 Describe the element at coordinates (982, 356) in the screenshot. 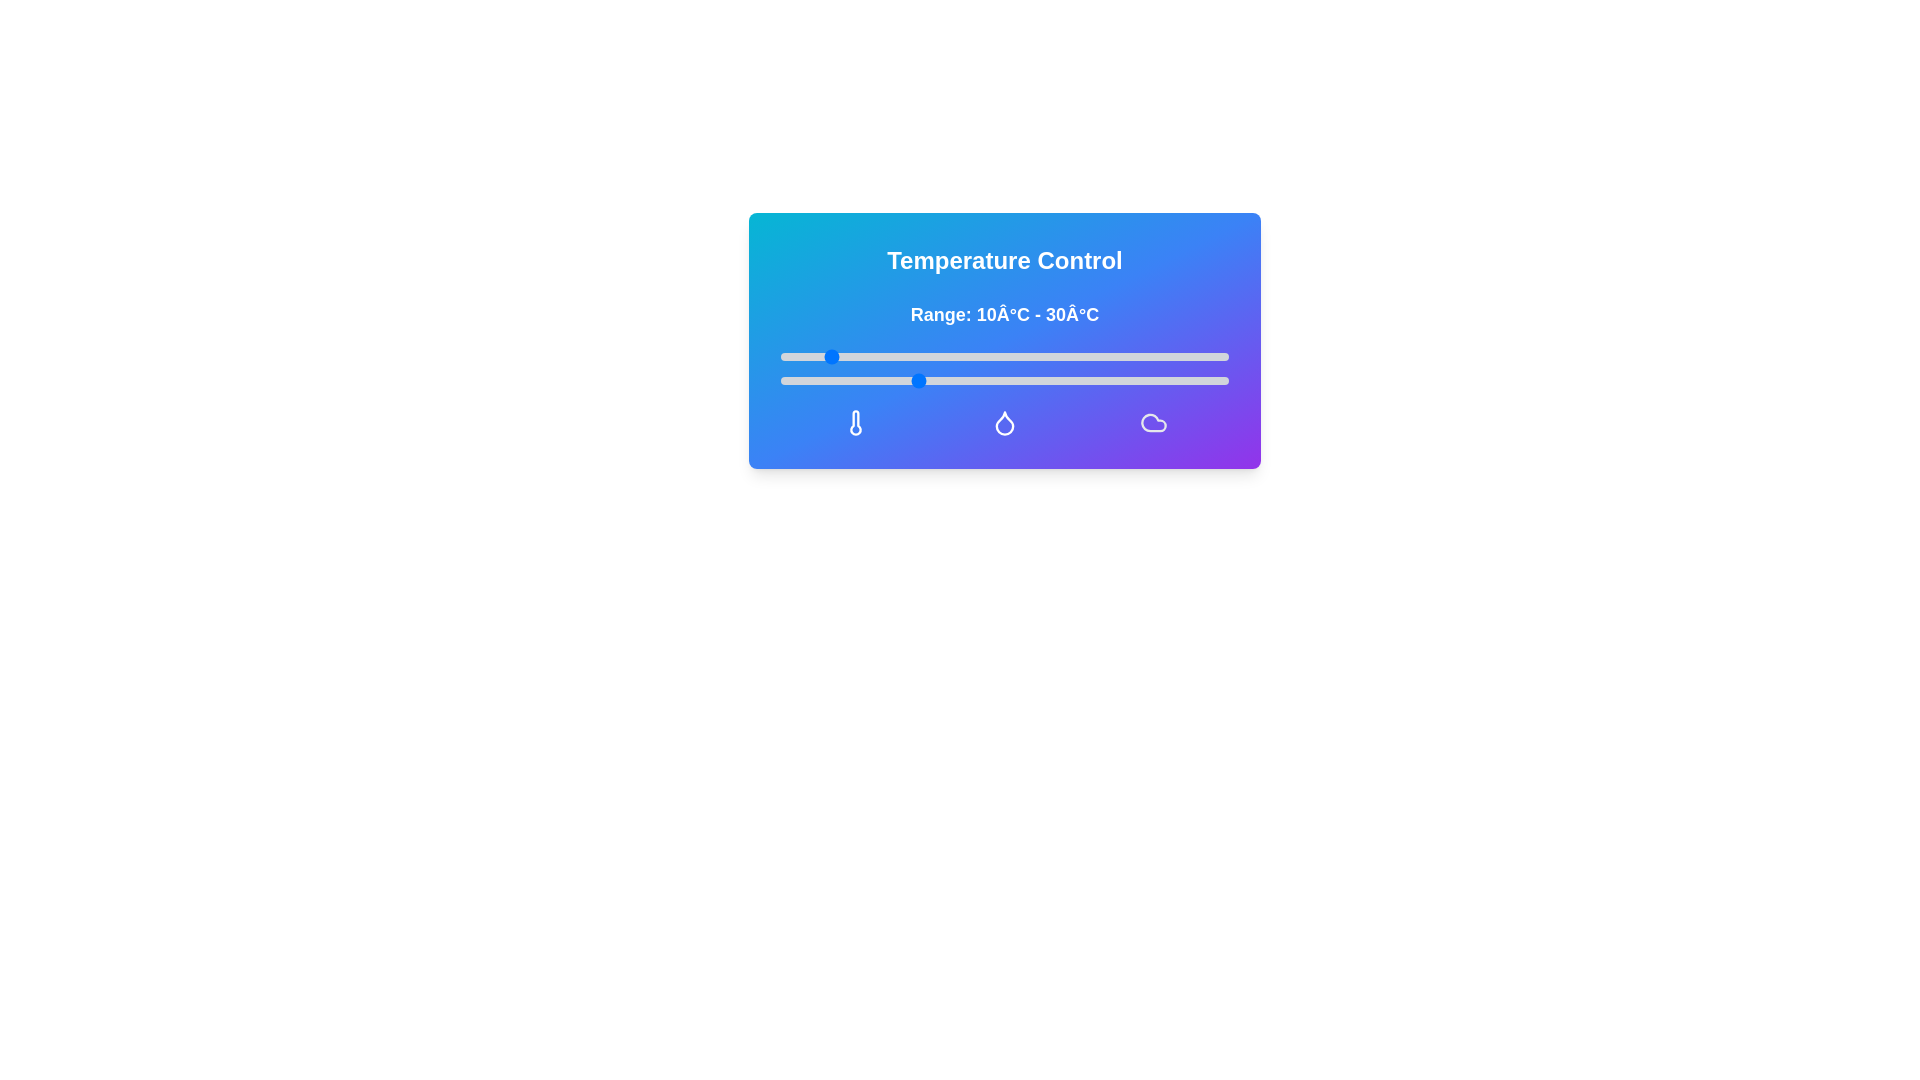

I see `the temperature` at that location.